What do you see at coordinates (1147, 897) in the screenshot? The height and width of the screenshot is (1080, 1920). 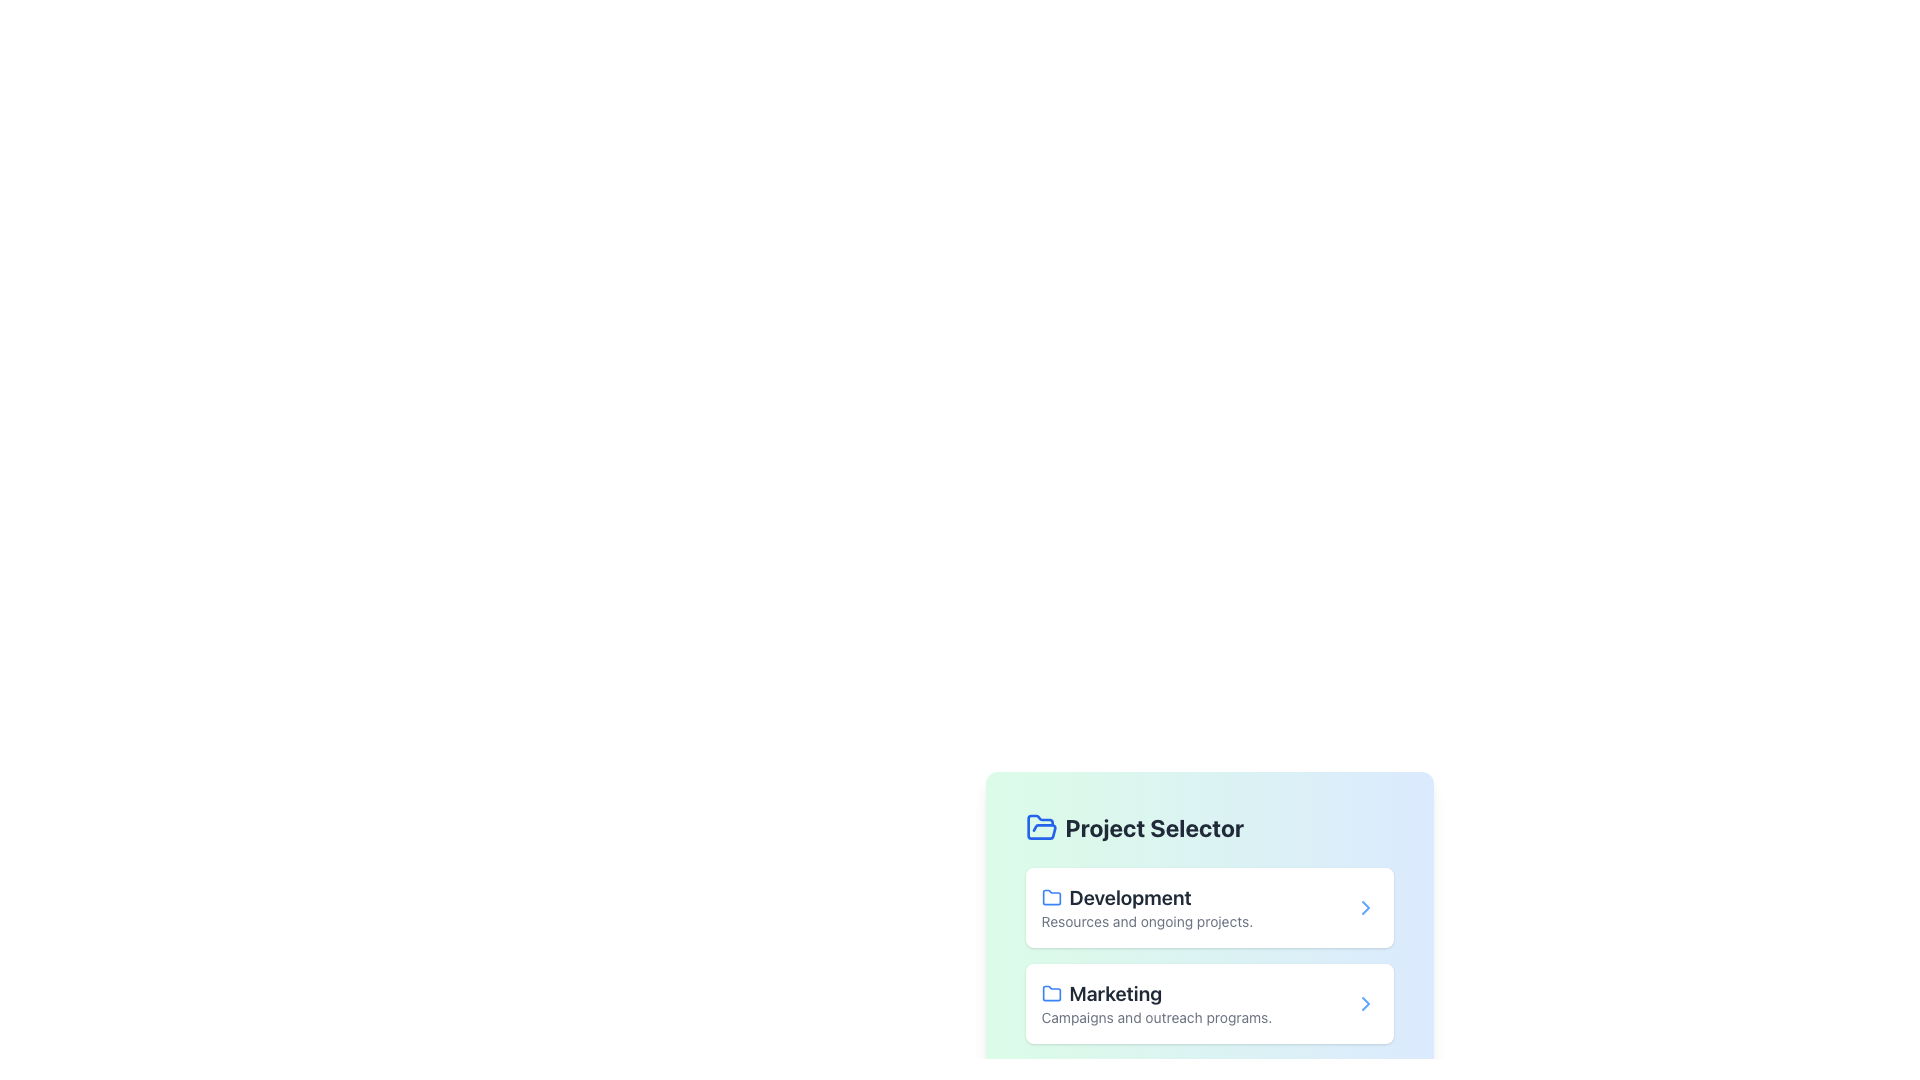 I see `text content of the 'Development' section header, which serves as a navigational guide for resources and projects` at bounding box center [1147, 897].